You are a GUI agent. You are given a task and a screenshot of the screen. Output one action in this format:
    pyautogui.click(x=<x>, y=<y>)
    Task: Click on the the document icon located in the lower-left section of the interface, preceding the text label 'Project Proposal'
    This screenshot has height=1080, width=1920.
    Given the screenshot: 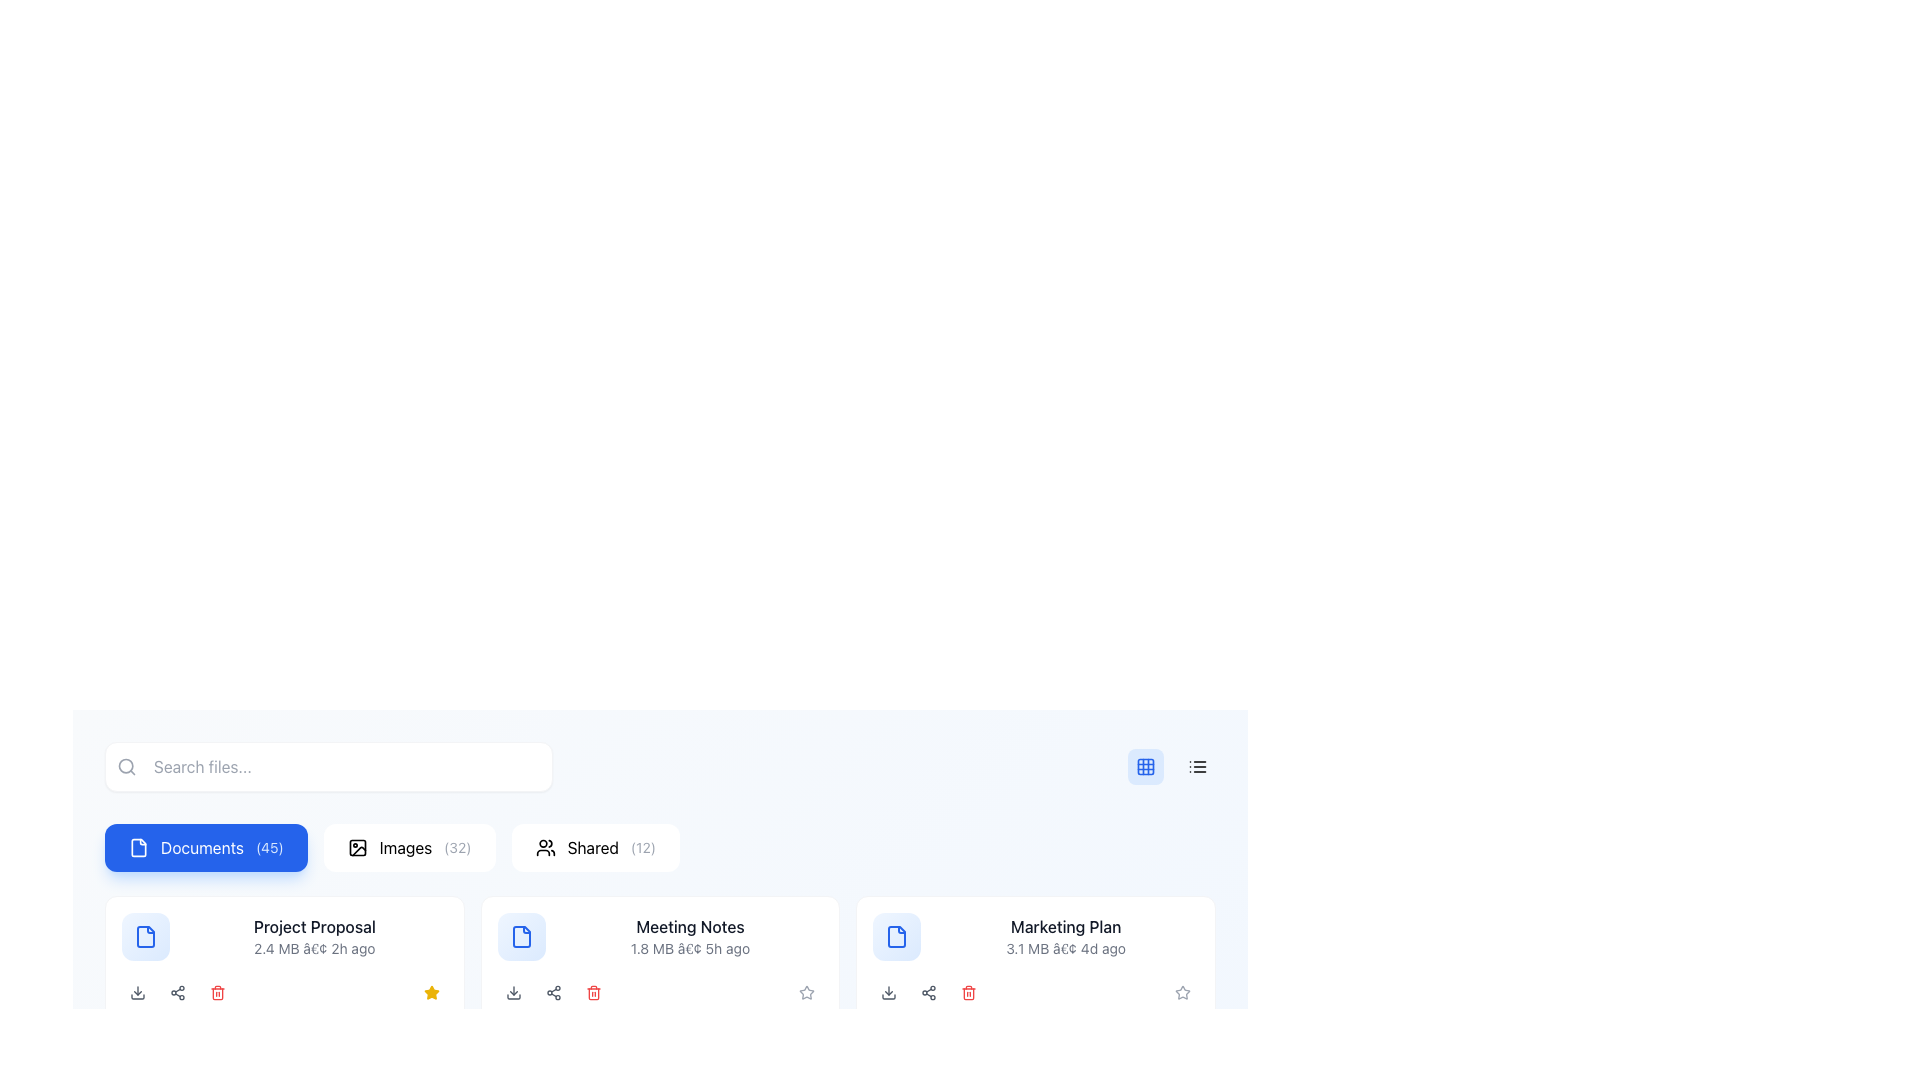 What is the action you would take?
    pyautogui.click(x=144, y=937)
    